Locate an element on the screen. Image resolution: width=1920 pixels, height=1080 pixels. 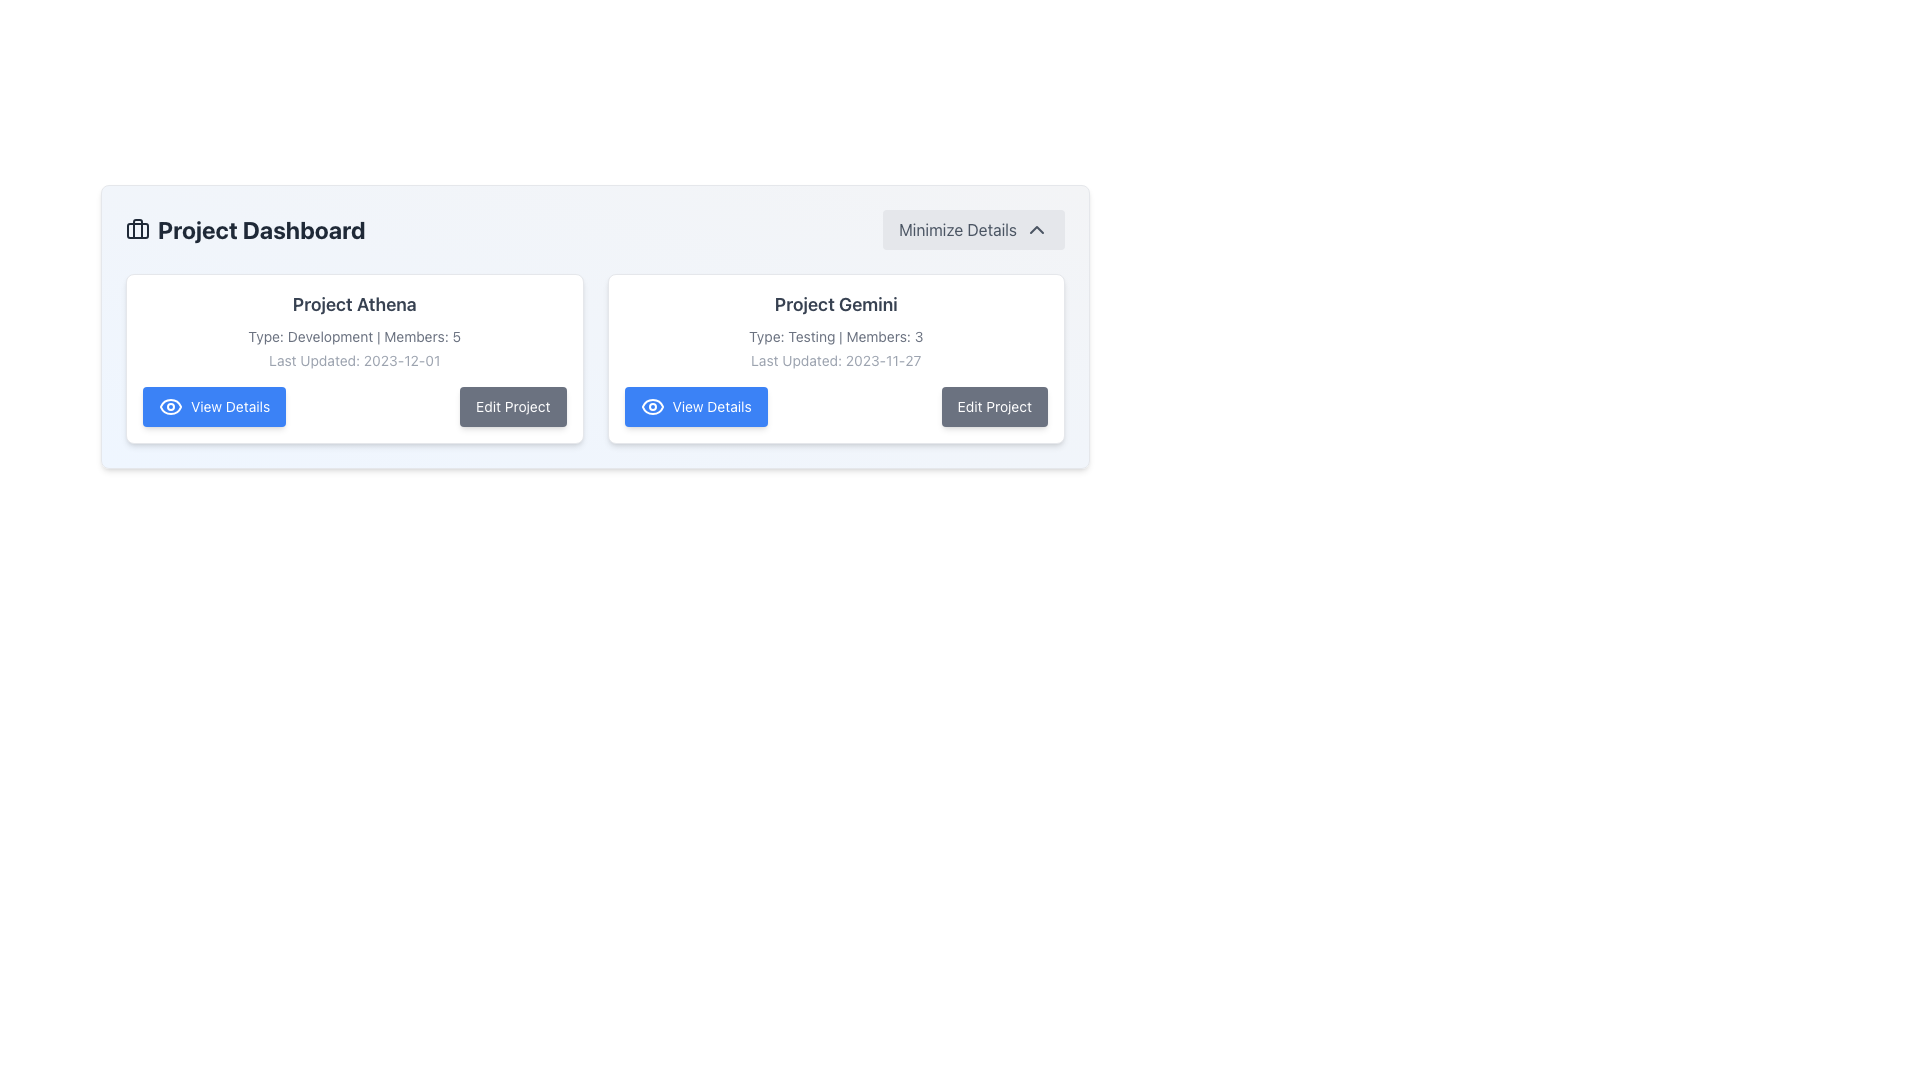
the button that triggers editing for 'Project Gemini' is located at coordinates (994, 406).